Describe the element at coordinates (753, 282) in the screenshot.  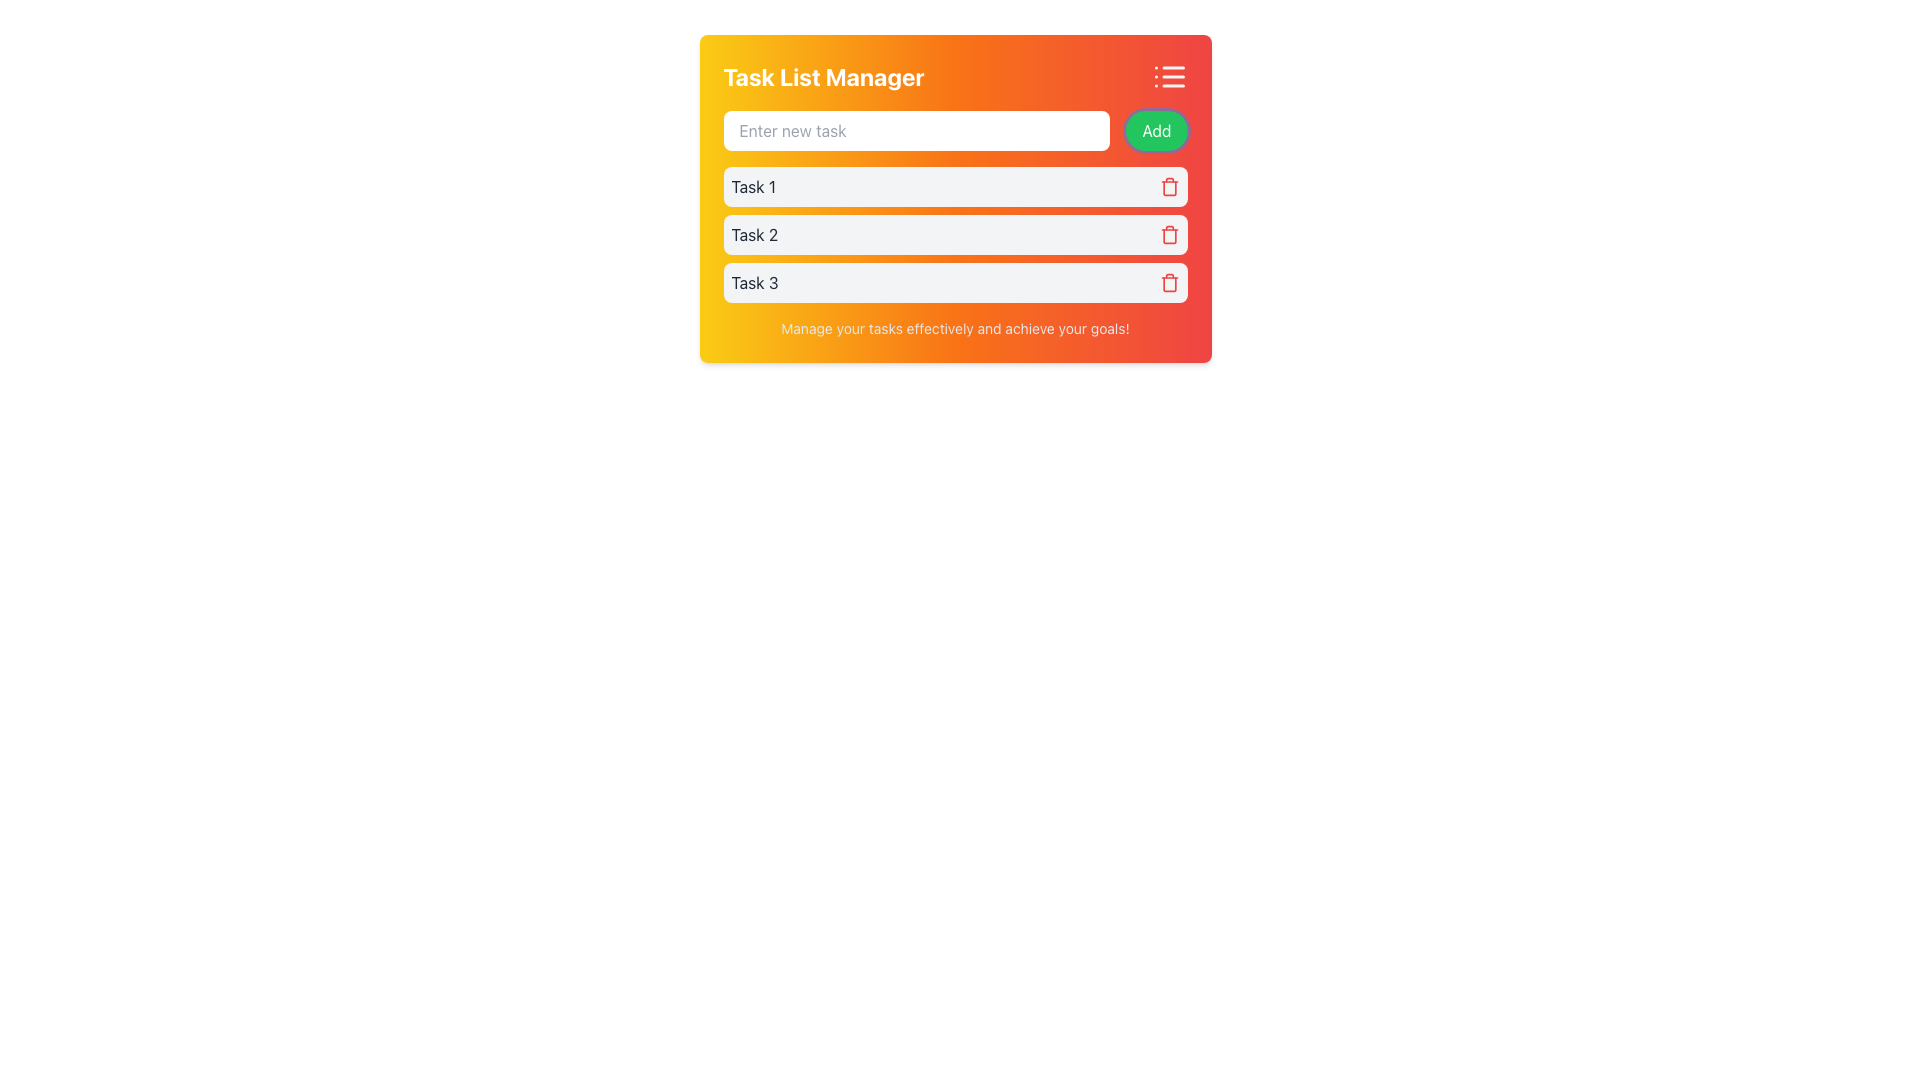
I see `the static text label displaying 'Task 3' in black font, located in the task manager interface, to the left of the delete icon` at that location.